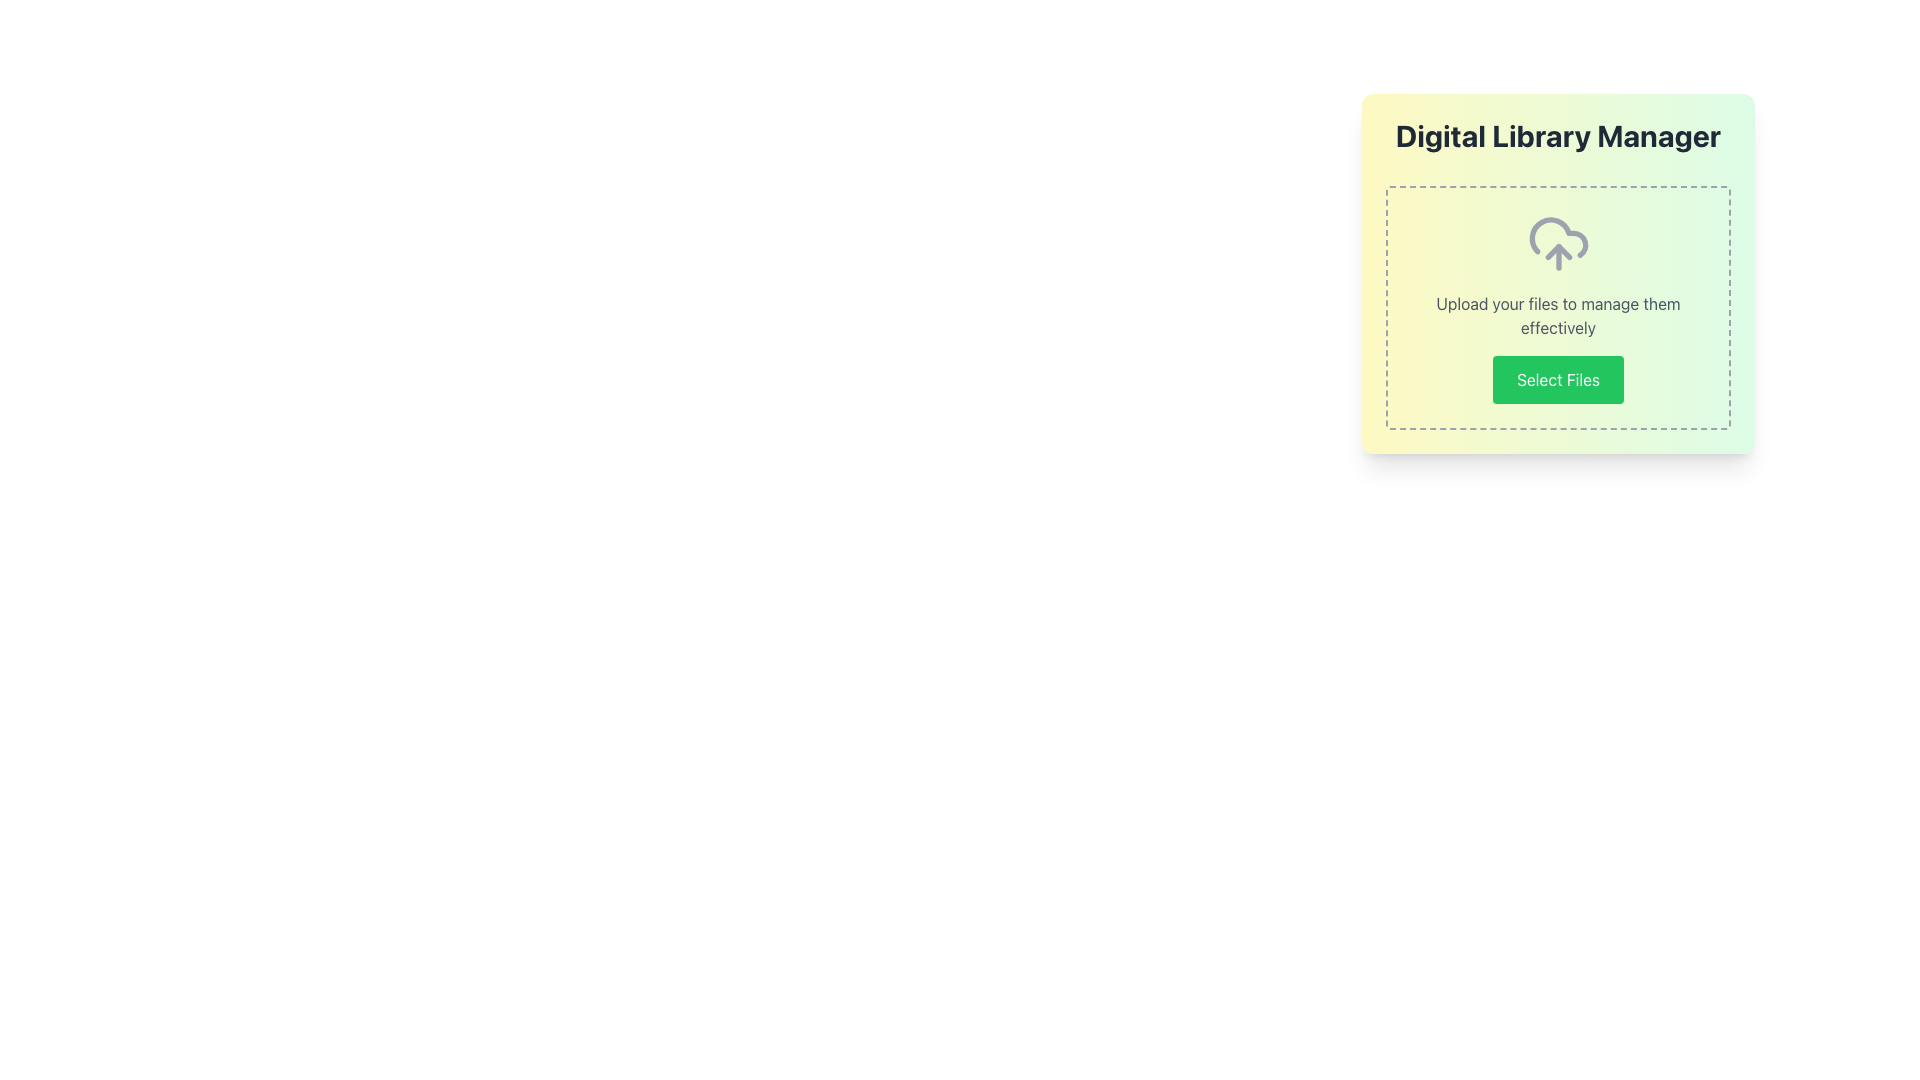 This screenshot has width=1920, height=1080. Describe the element at coordinates (1557, 242) in the screenshot. I see `upload icon located centrally within the bordered dashed box under the title 'Digital Library Manager'` at that location.